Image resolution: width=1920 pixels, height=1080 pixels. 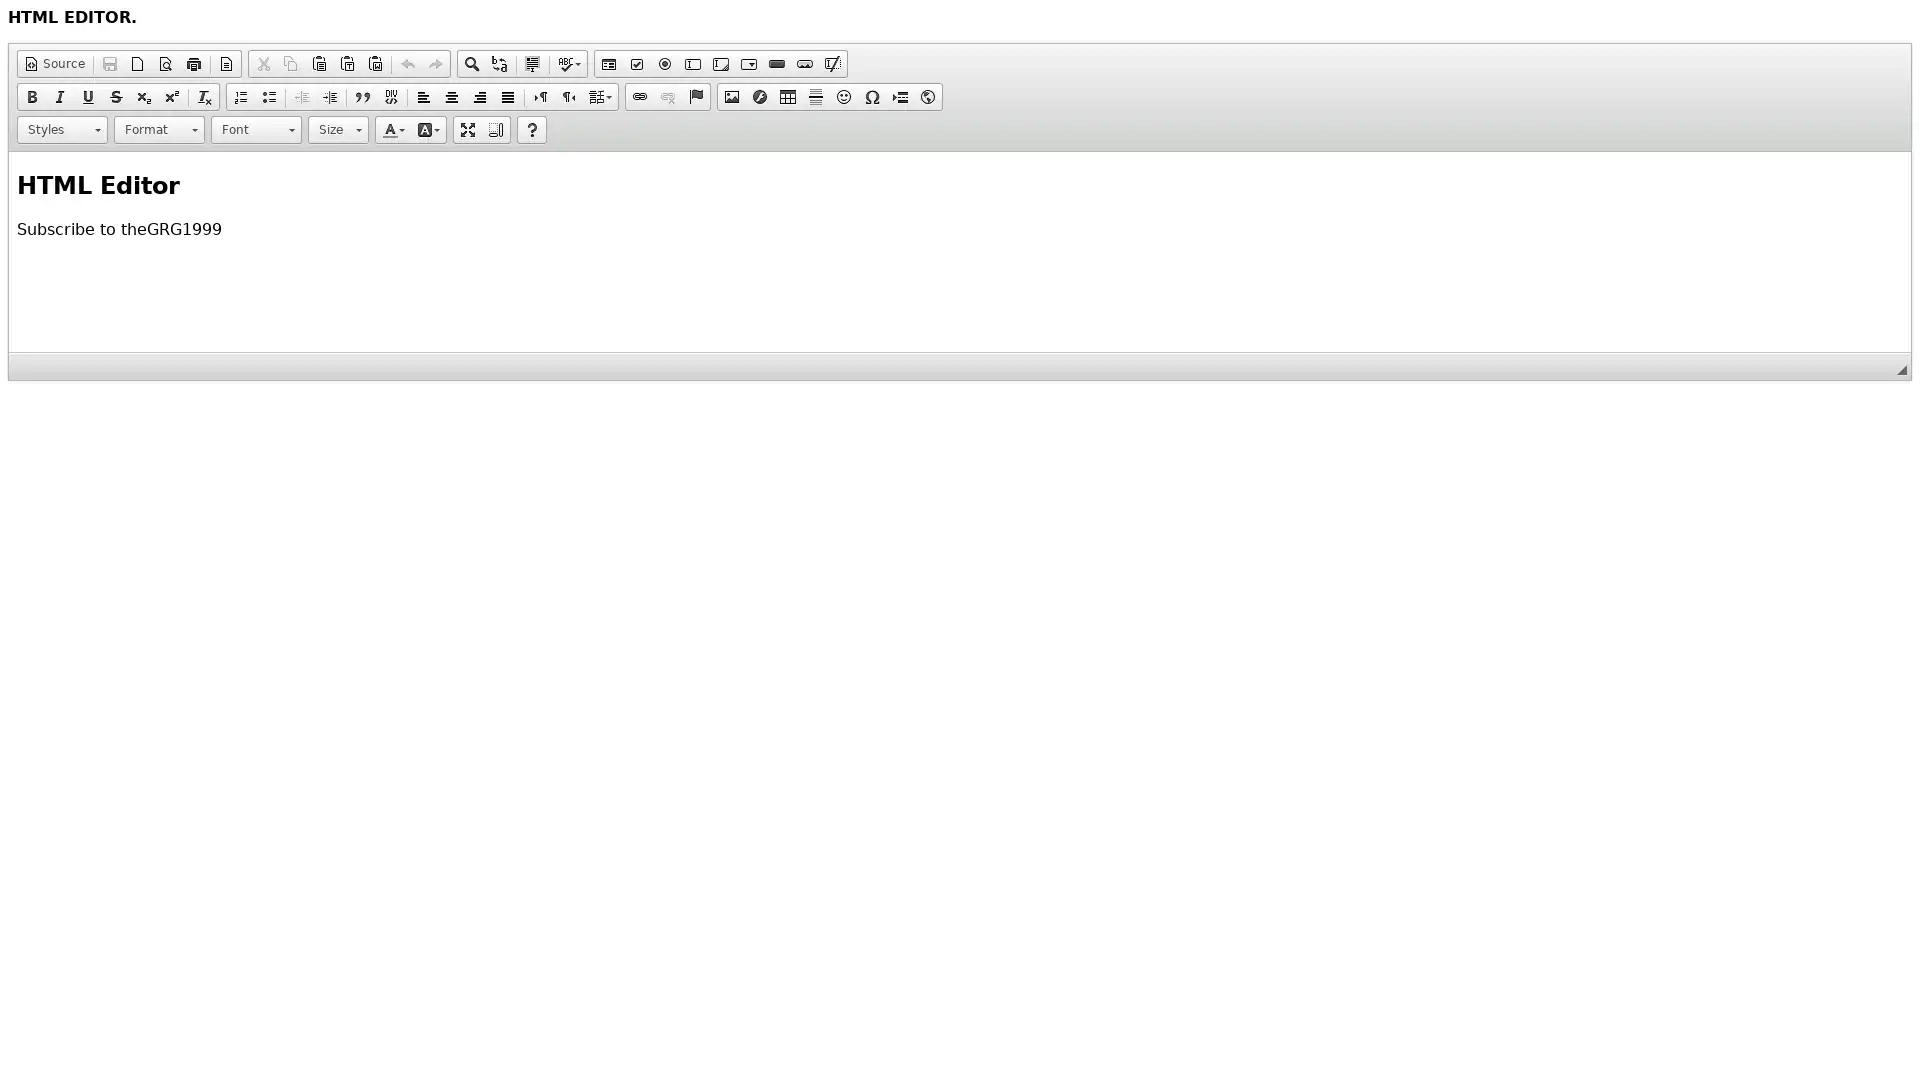 I want to click on Redo, so click(x=435, y=63).